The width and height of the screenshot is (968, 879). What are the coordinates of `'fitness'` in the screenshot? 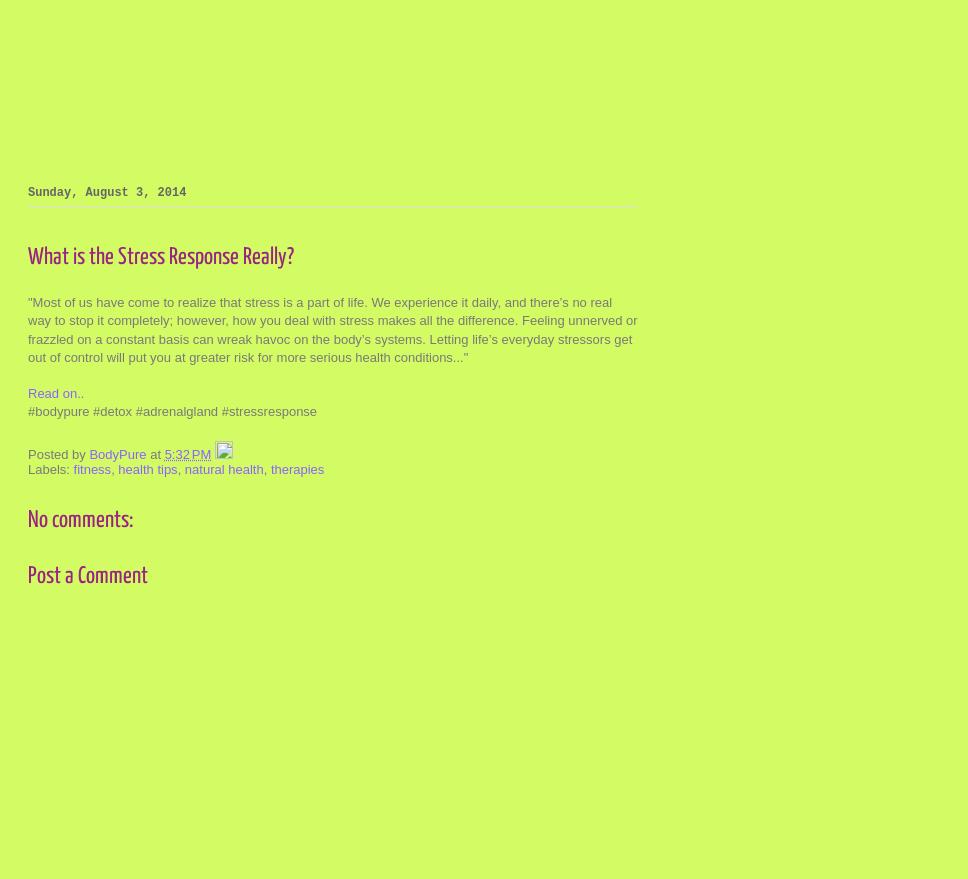 It's located at (91, 468).